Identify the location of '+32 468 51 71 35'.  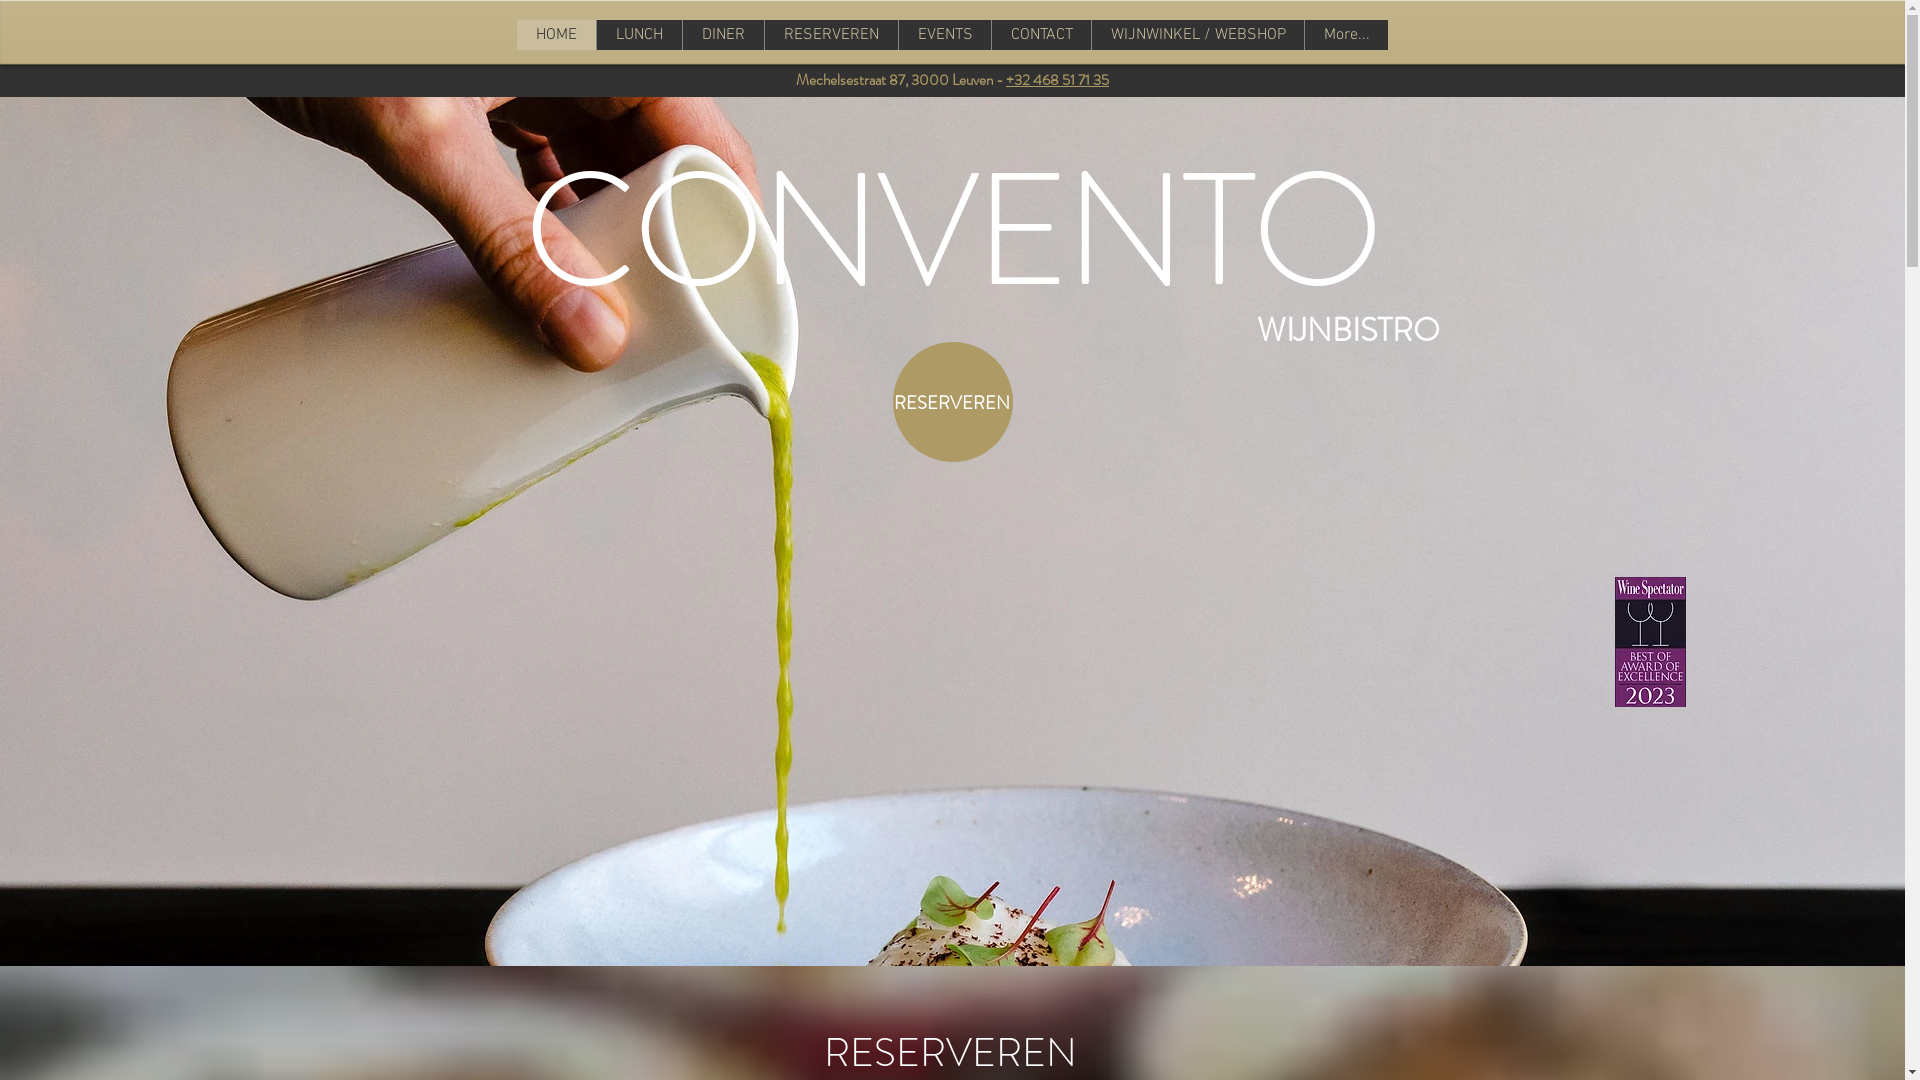
(1056, 79).